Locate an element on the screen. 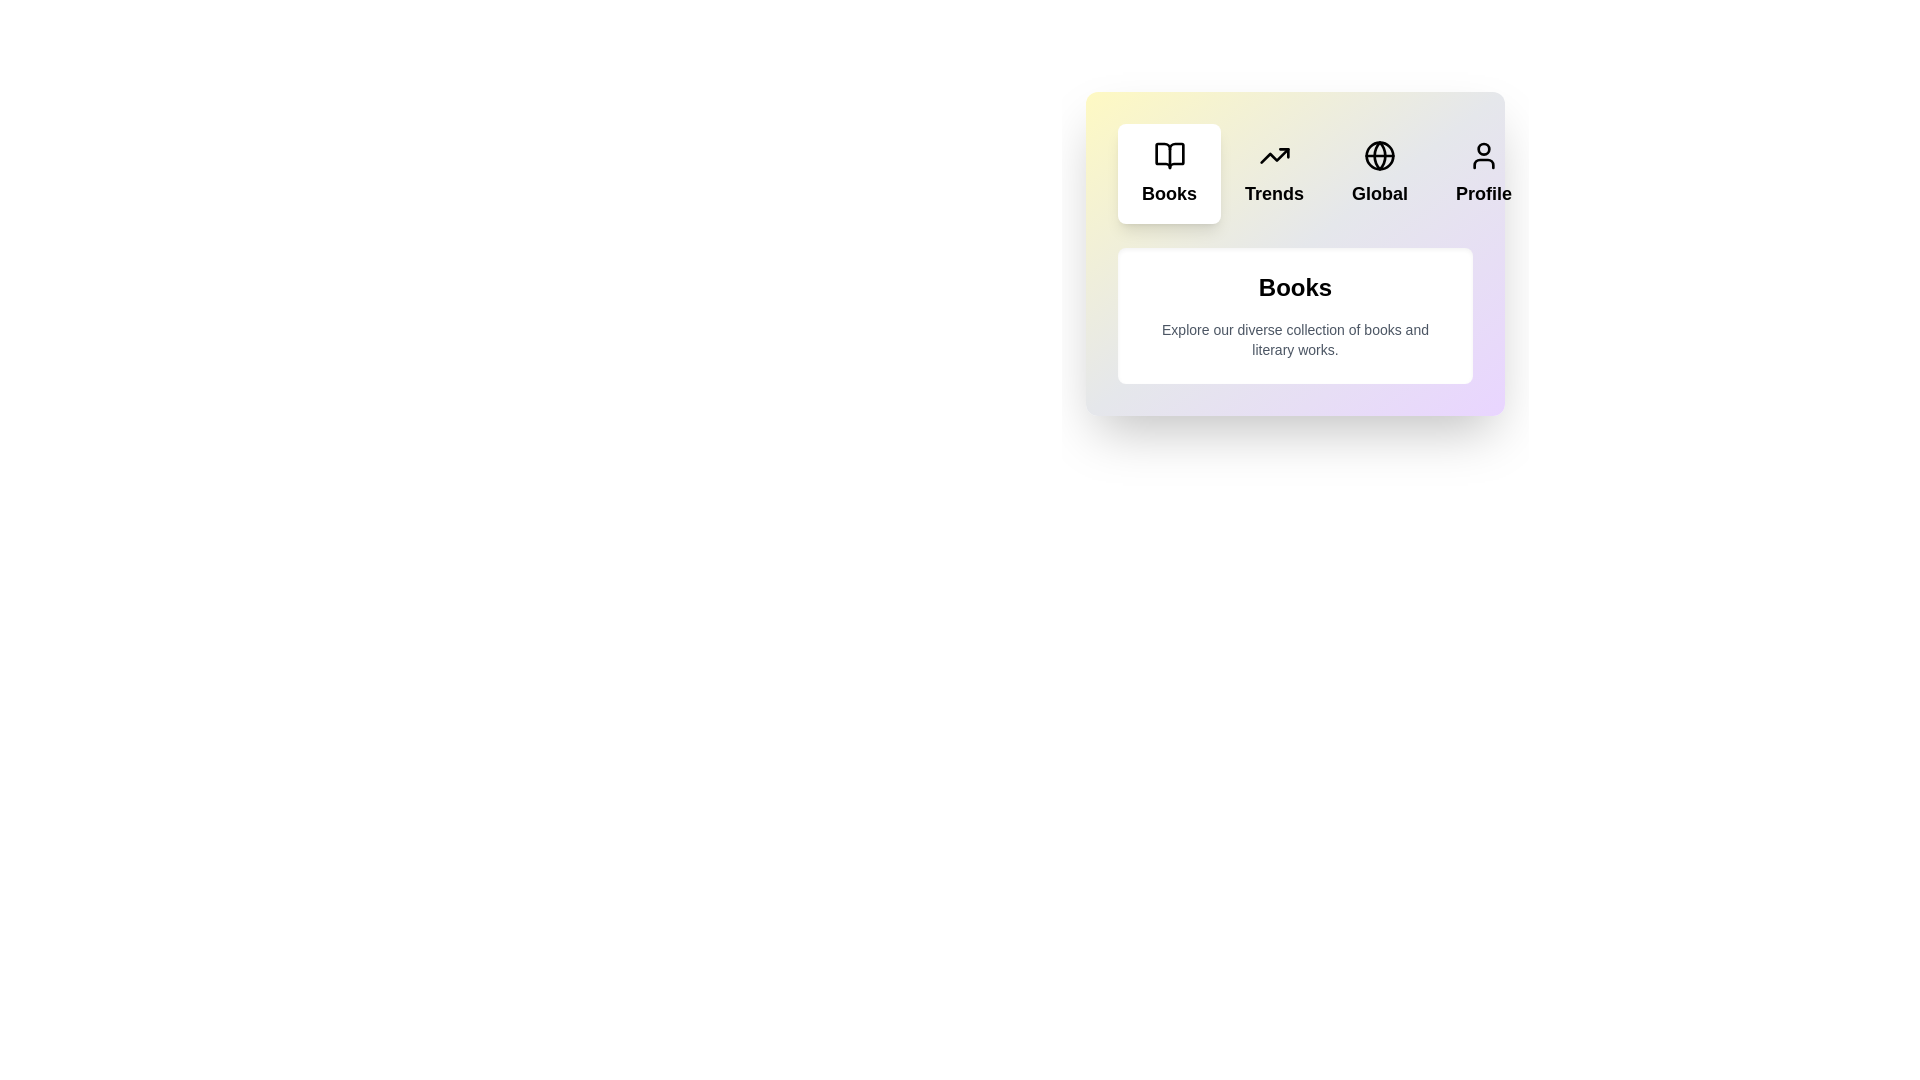 This screenshot has height=1080, width=1920. the tab labeled Profile is located at coordinates (1483, 172).